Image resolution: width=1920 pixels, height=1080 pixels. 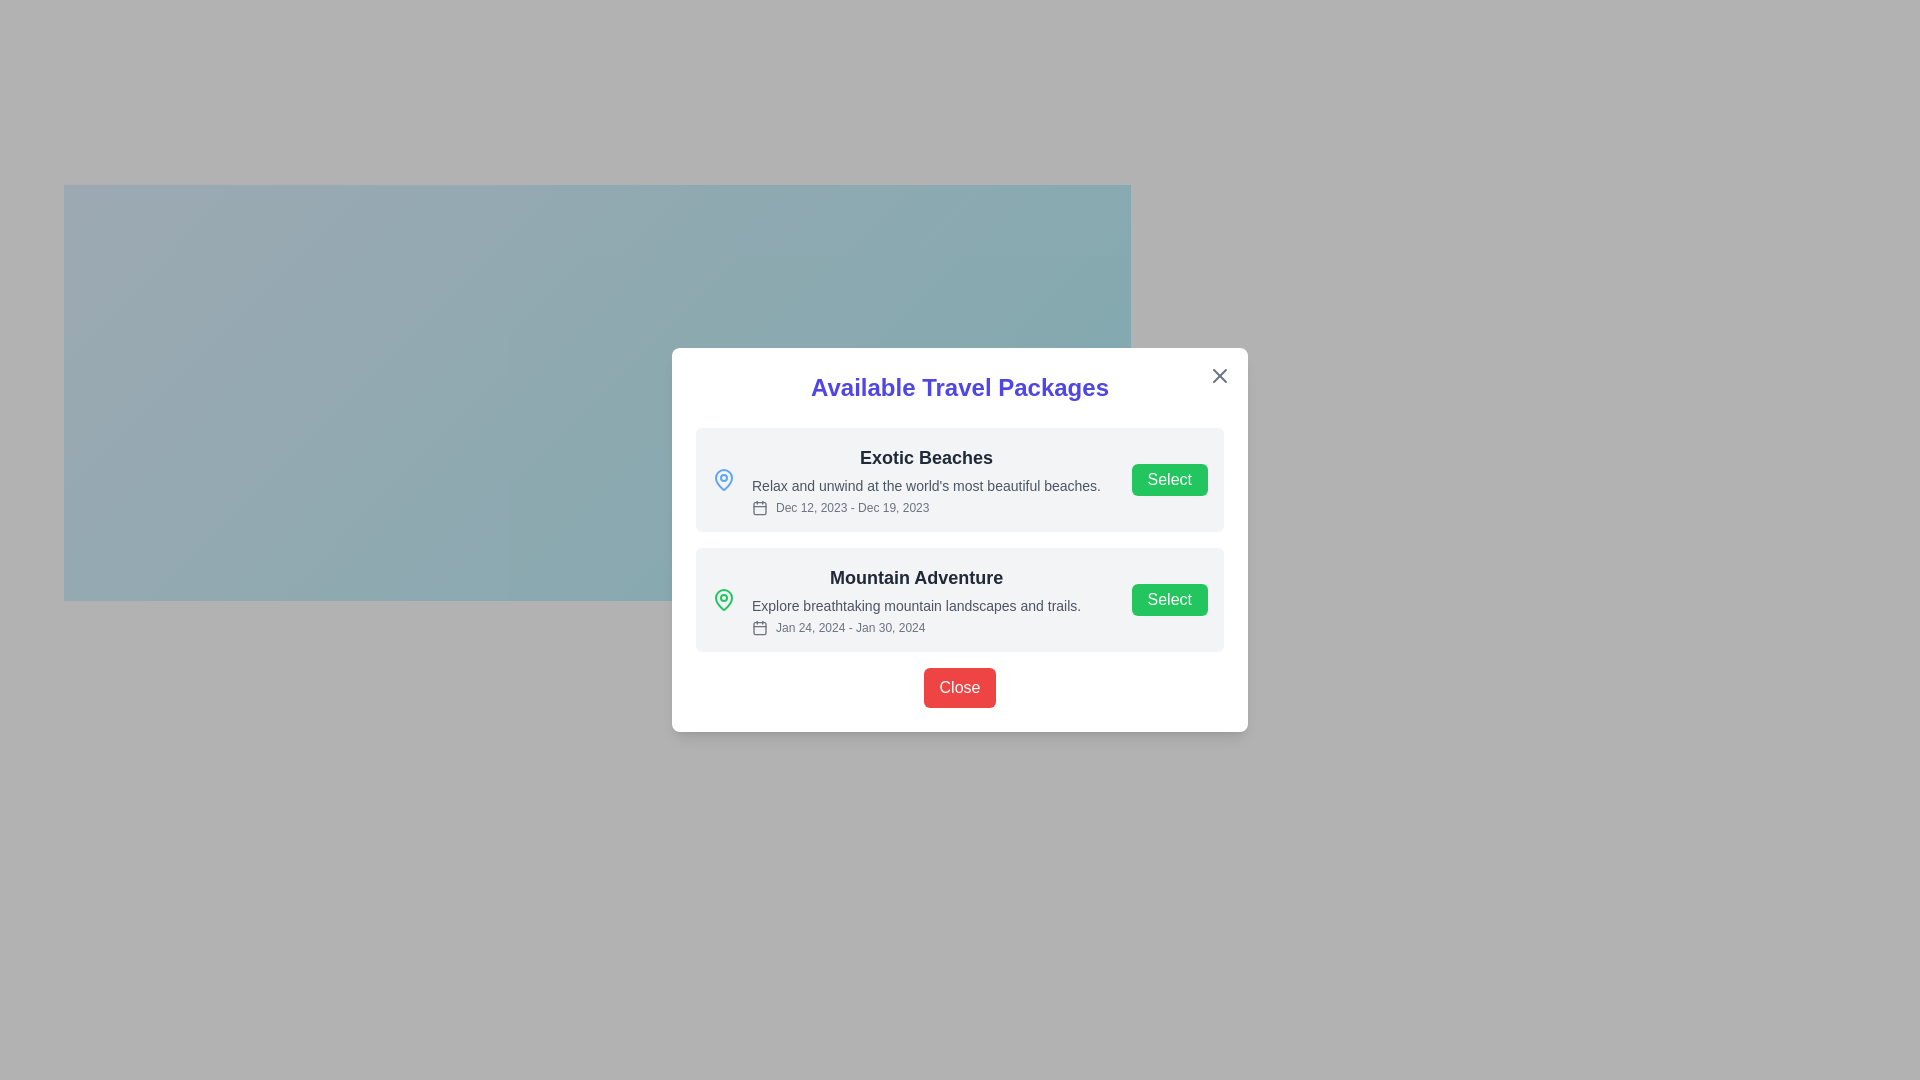 What do you see at coordinates (915, 627) in the screenshot?
I see `displayed date range information from the Text with an icon located below the title 'Mountain Adventure' and the descriptive text 'Explore breathtaking mountain landscapes and trails.'` at bounding box center [915, 627].